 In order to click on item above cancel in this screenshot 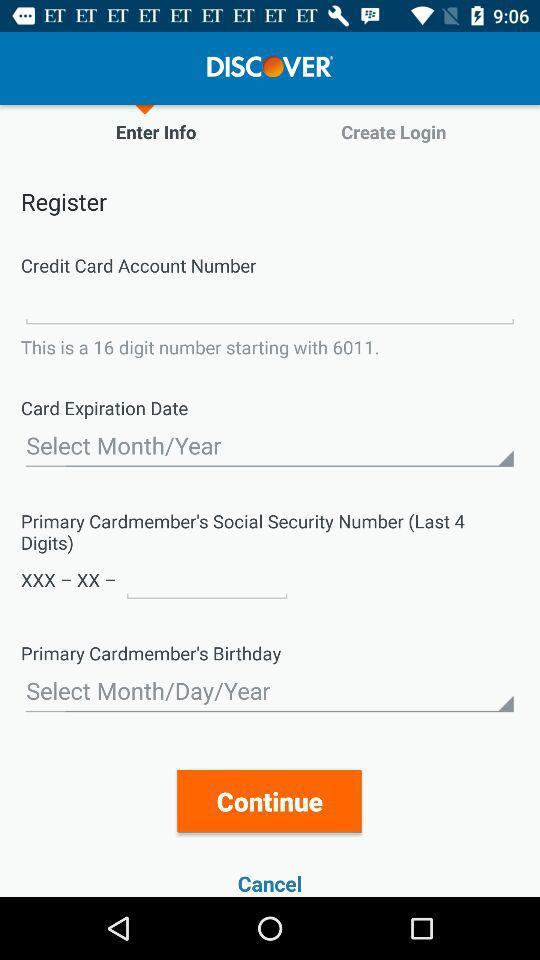, I will do `click(269, 801)`.